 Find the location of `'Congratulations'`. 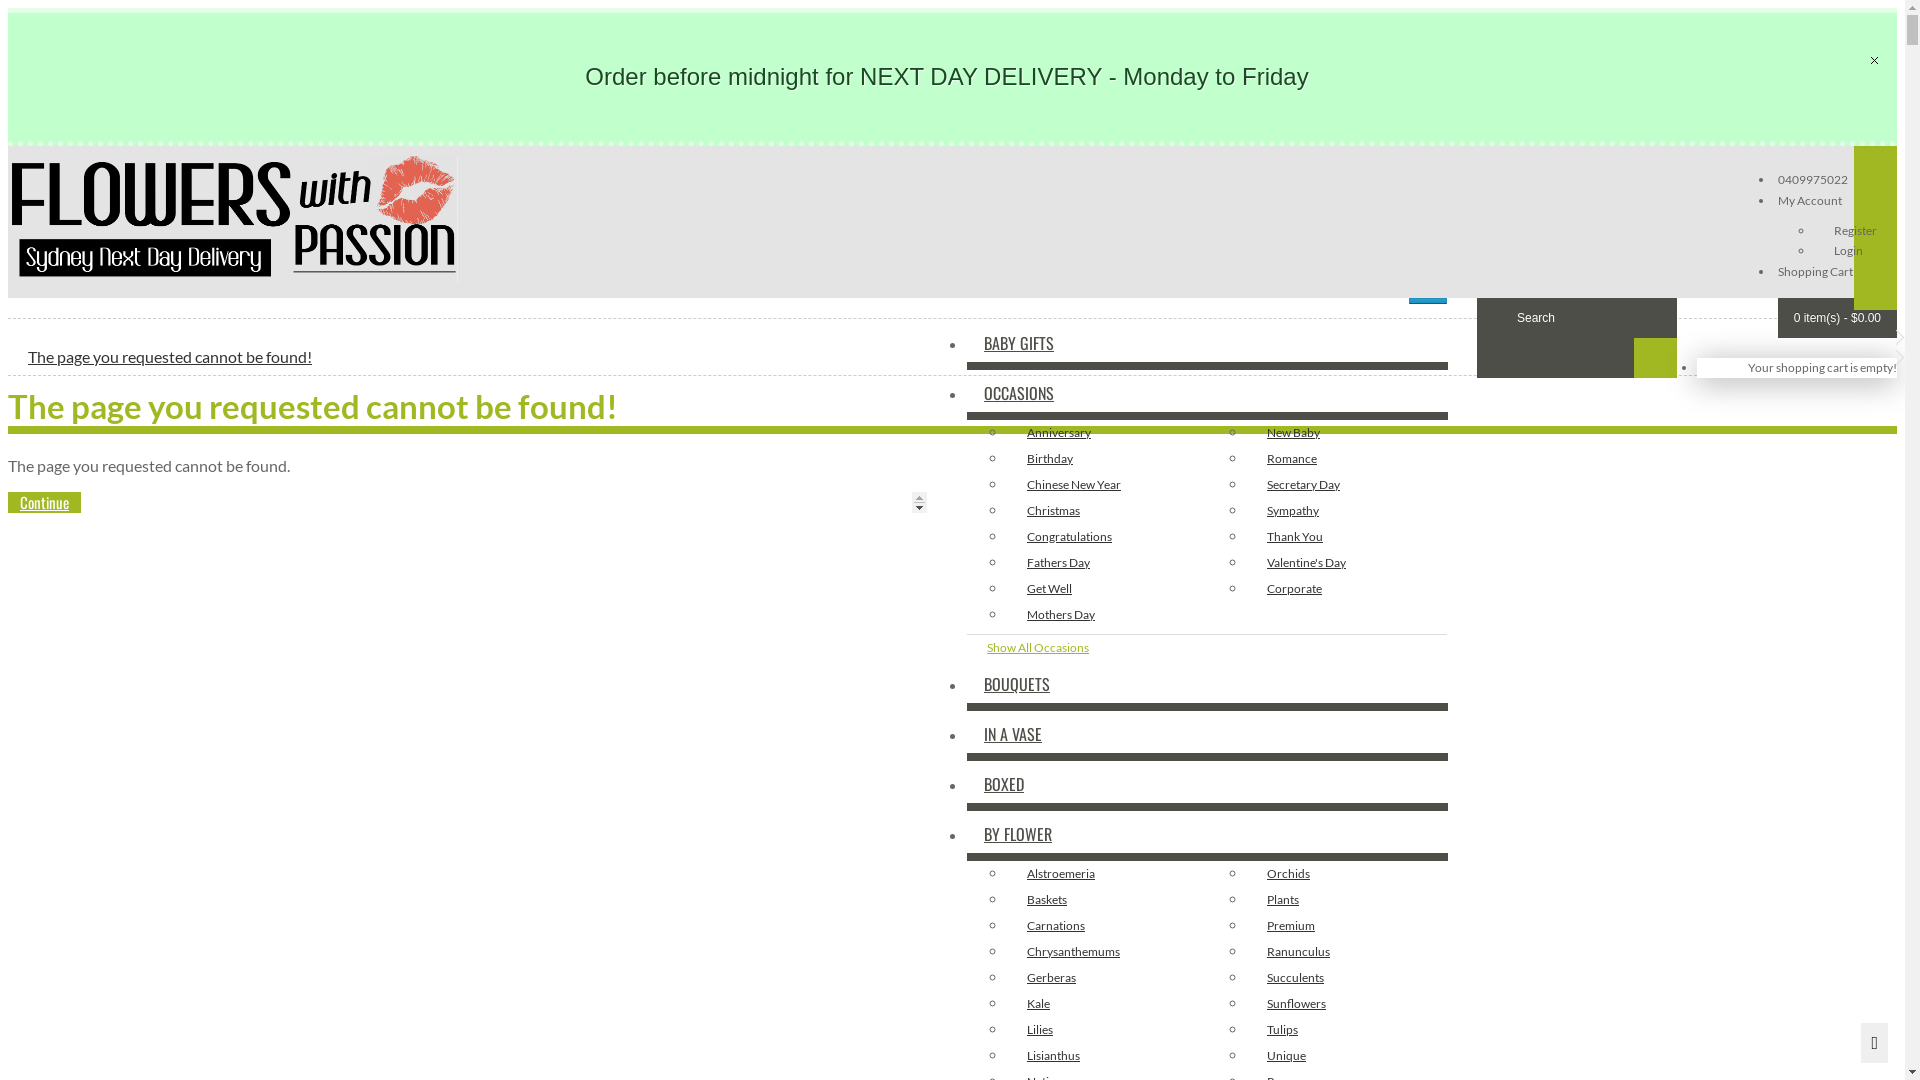

'Congratulations' is located at coordinates (1106, 535).